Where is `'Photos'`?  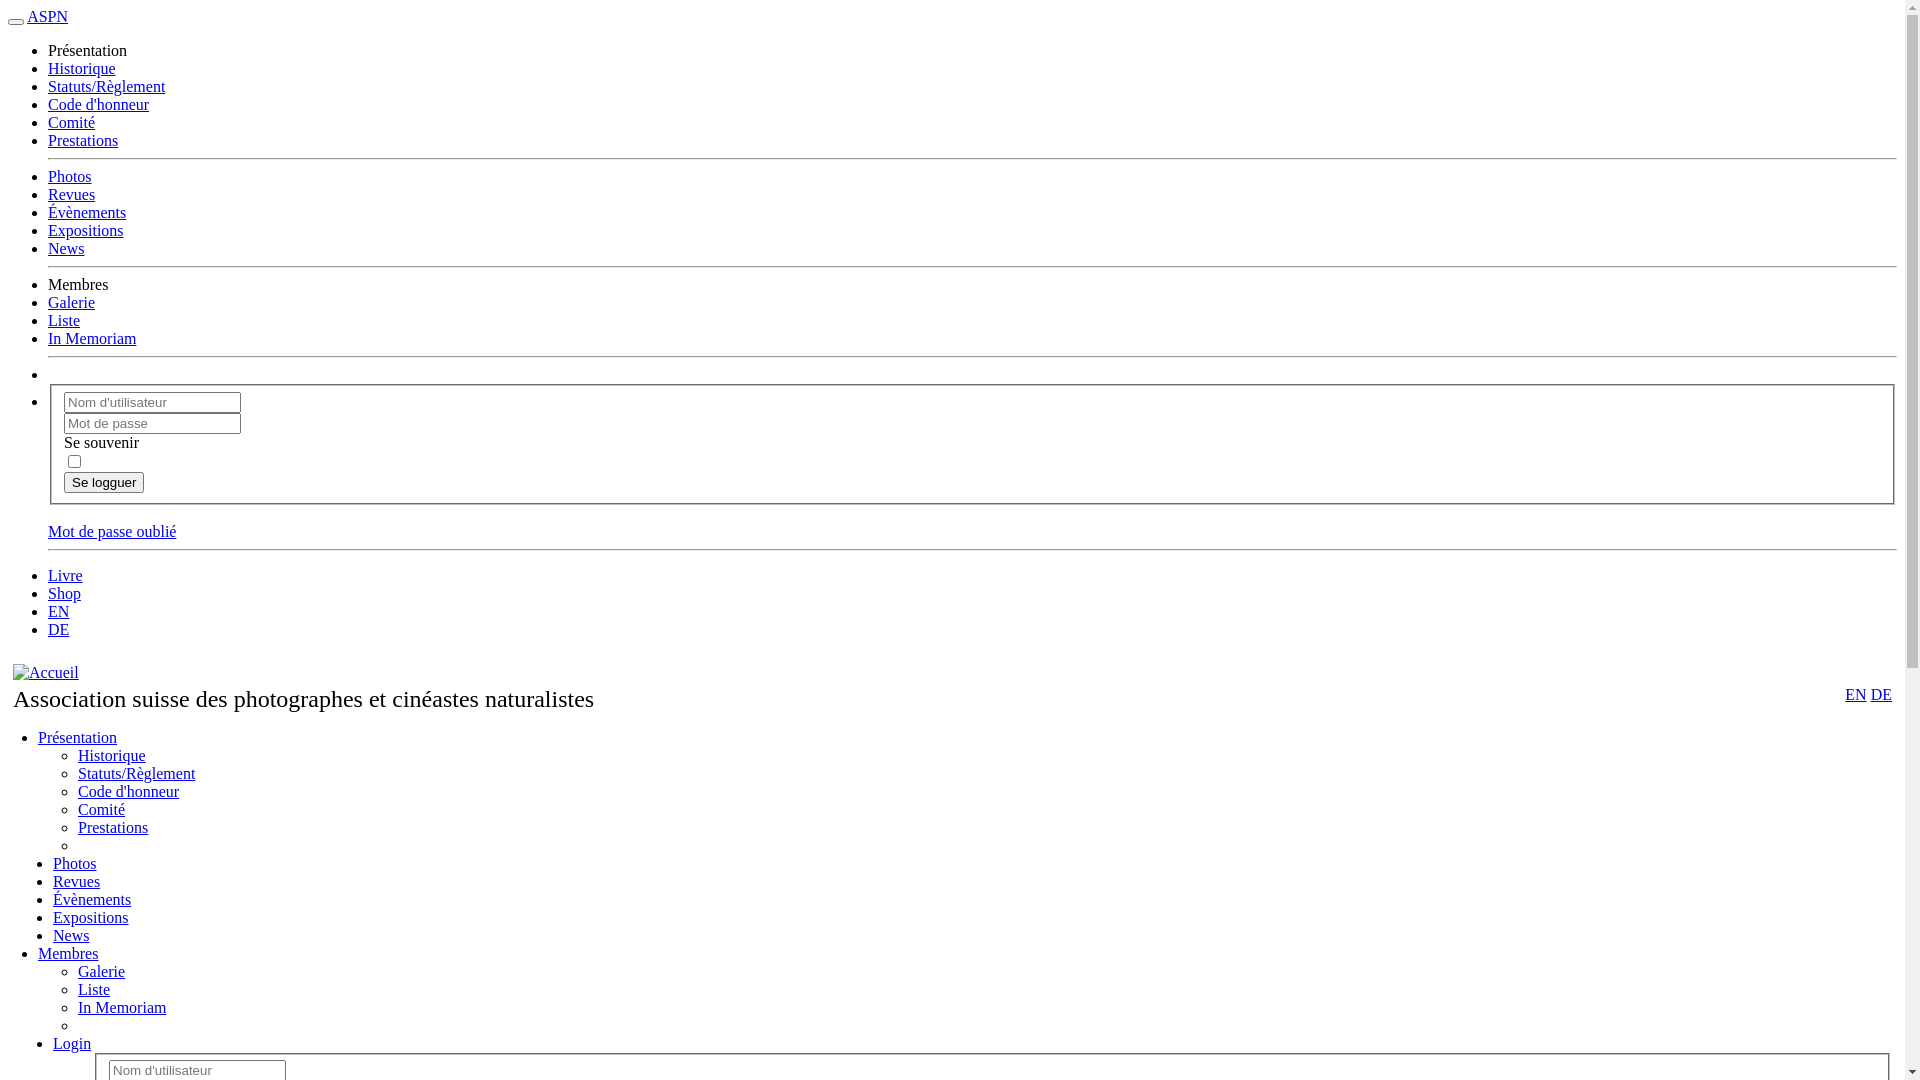
'Photos' is located at coordinates (75, 862).